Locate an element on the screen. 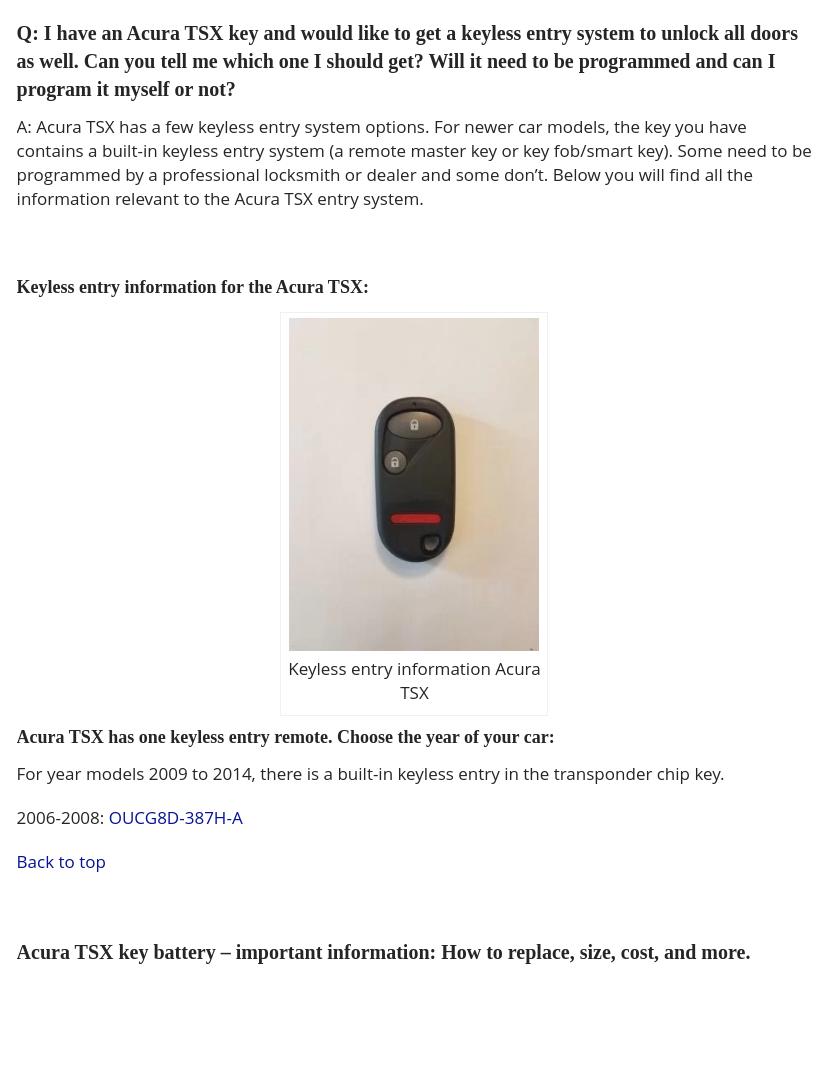  'Keyless entry information for the Acura TSX:' is located at coordinates (190, 287).